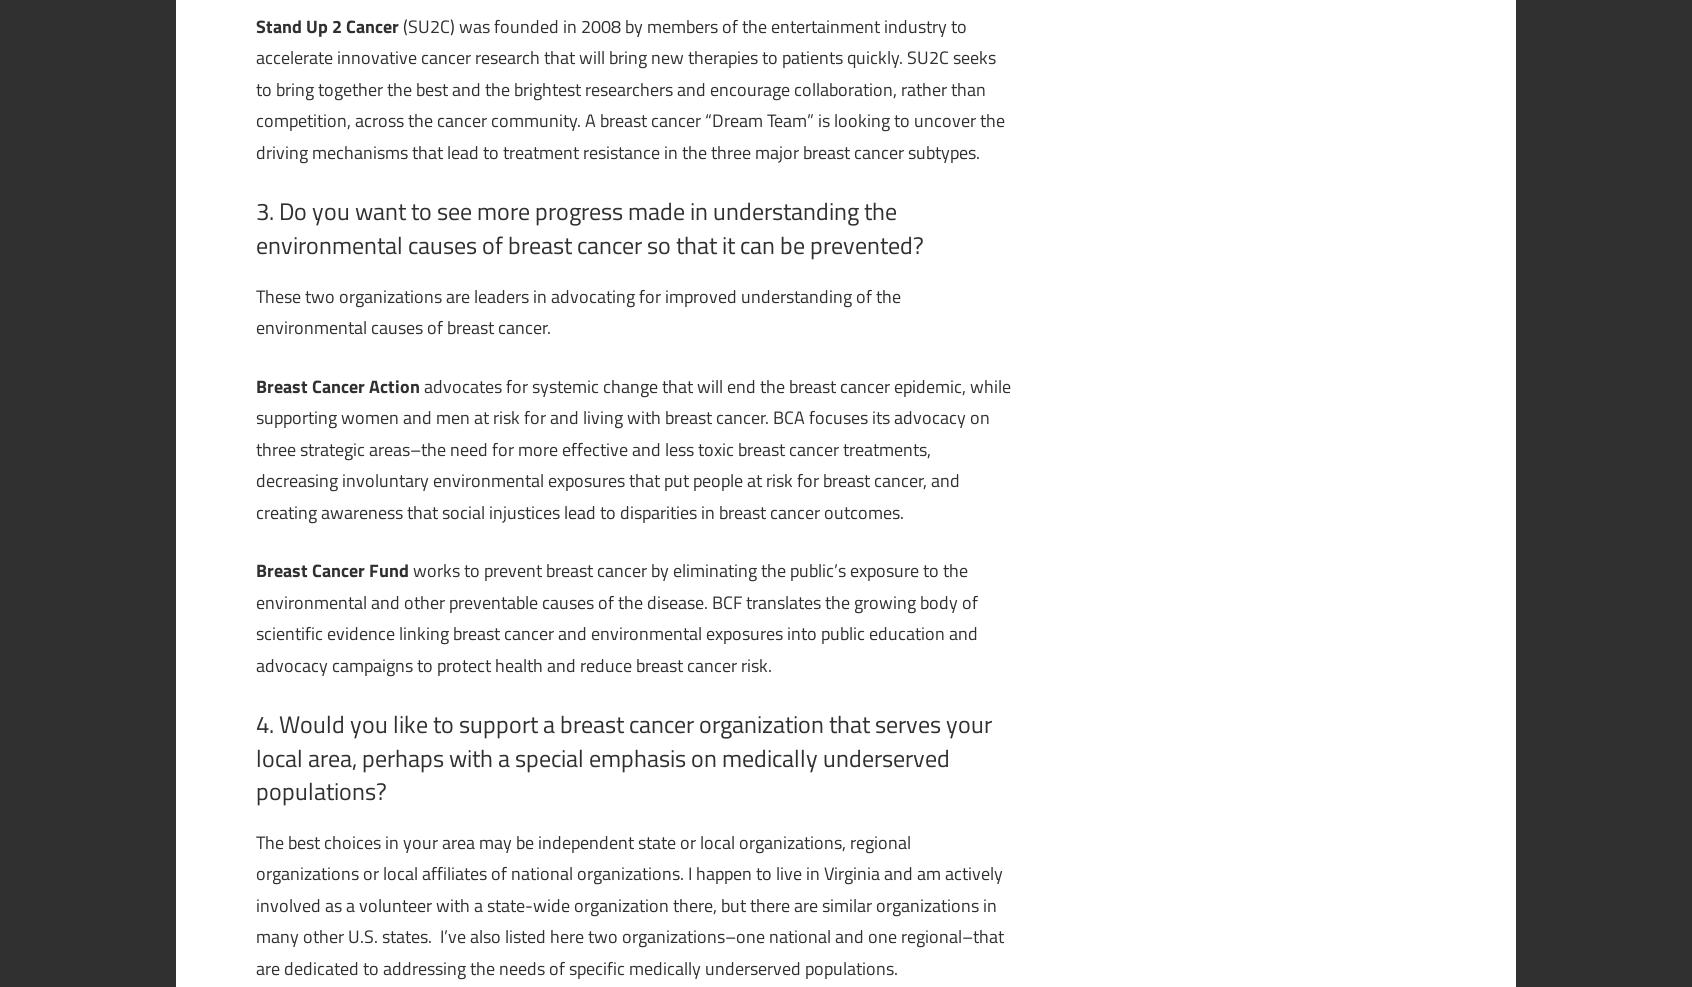 The height and width of the screenshot is (987, 1692). Describe the element at coordinates (255, 24) in the screenshot. I see `'Stand Up 2 Cancer'` at that location.